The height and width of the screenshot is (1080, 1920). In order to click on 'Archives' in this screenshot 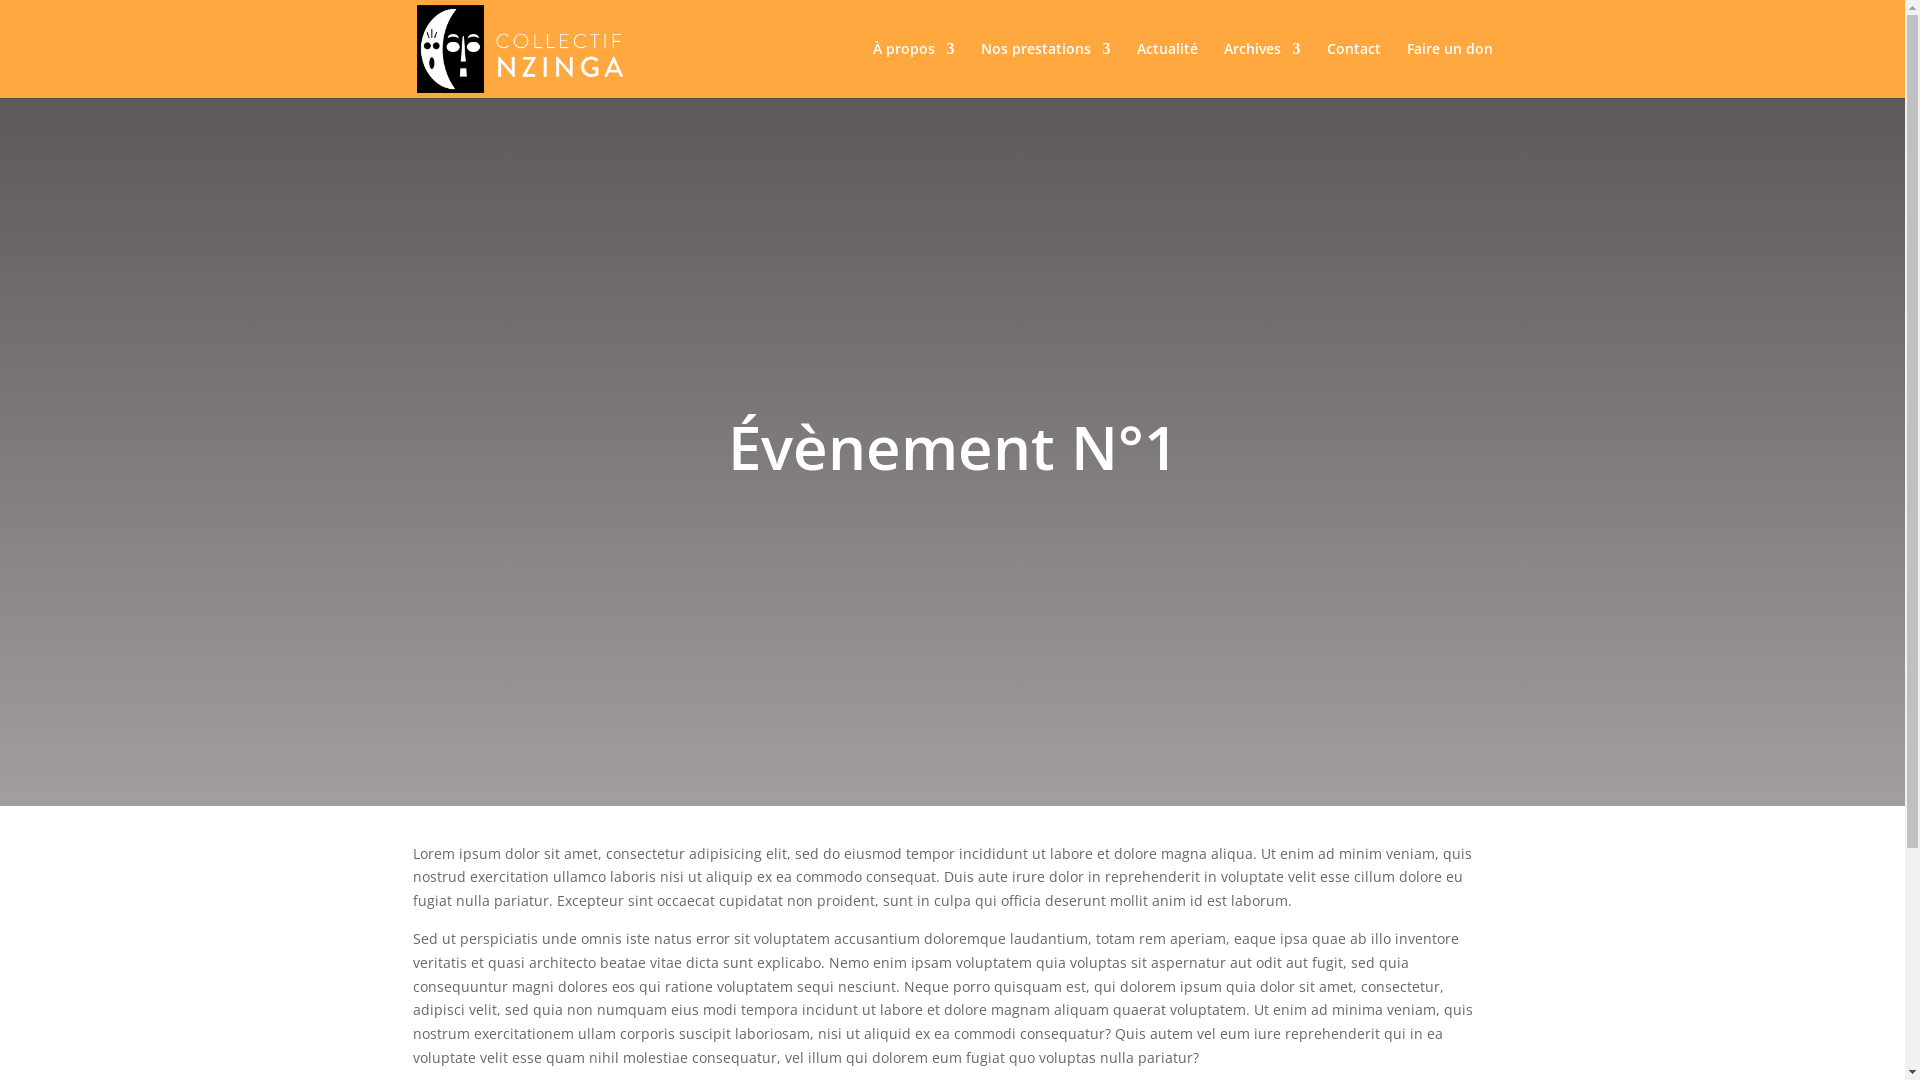, I will do `click(1223, 68)`.